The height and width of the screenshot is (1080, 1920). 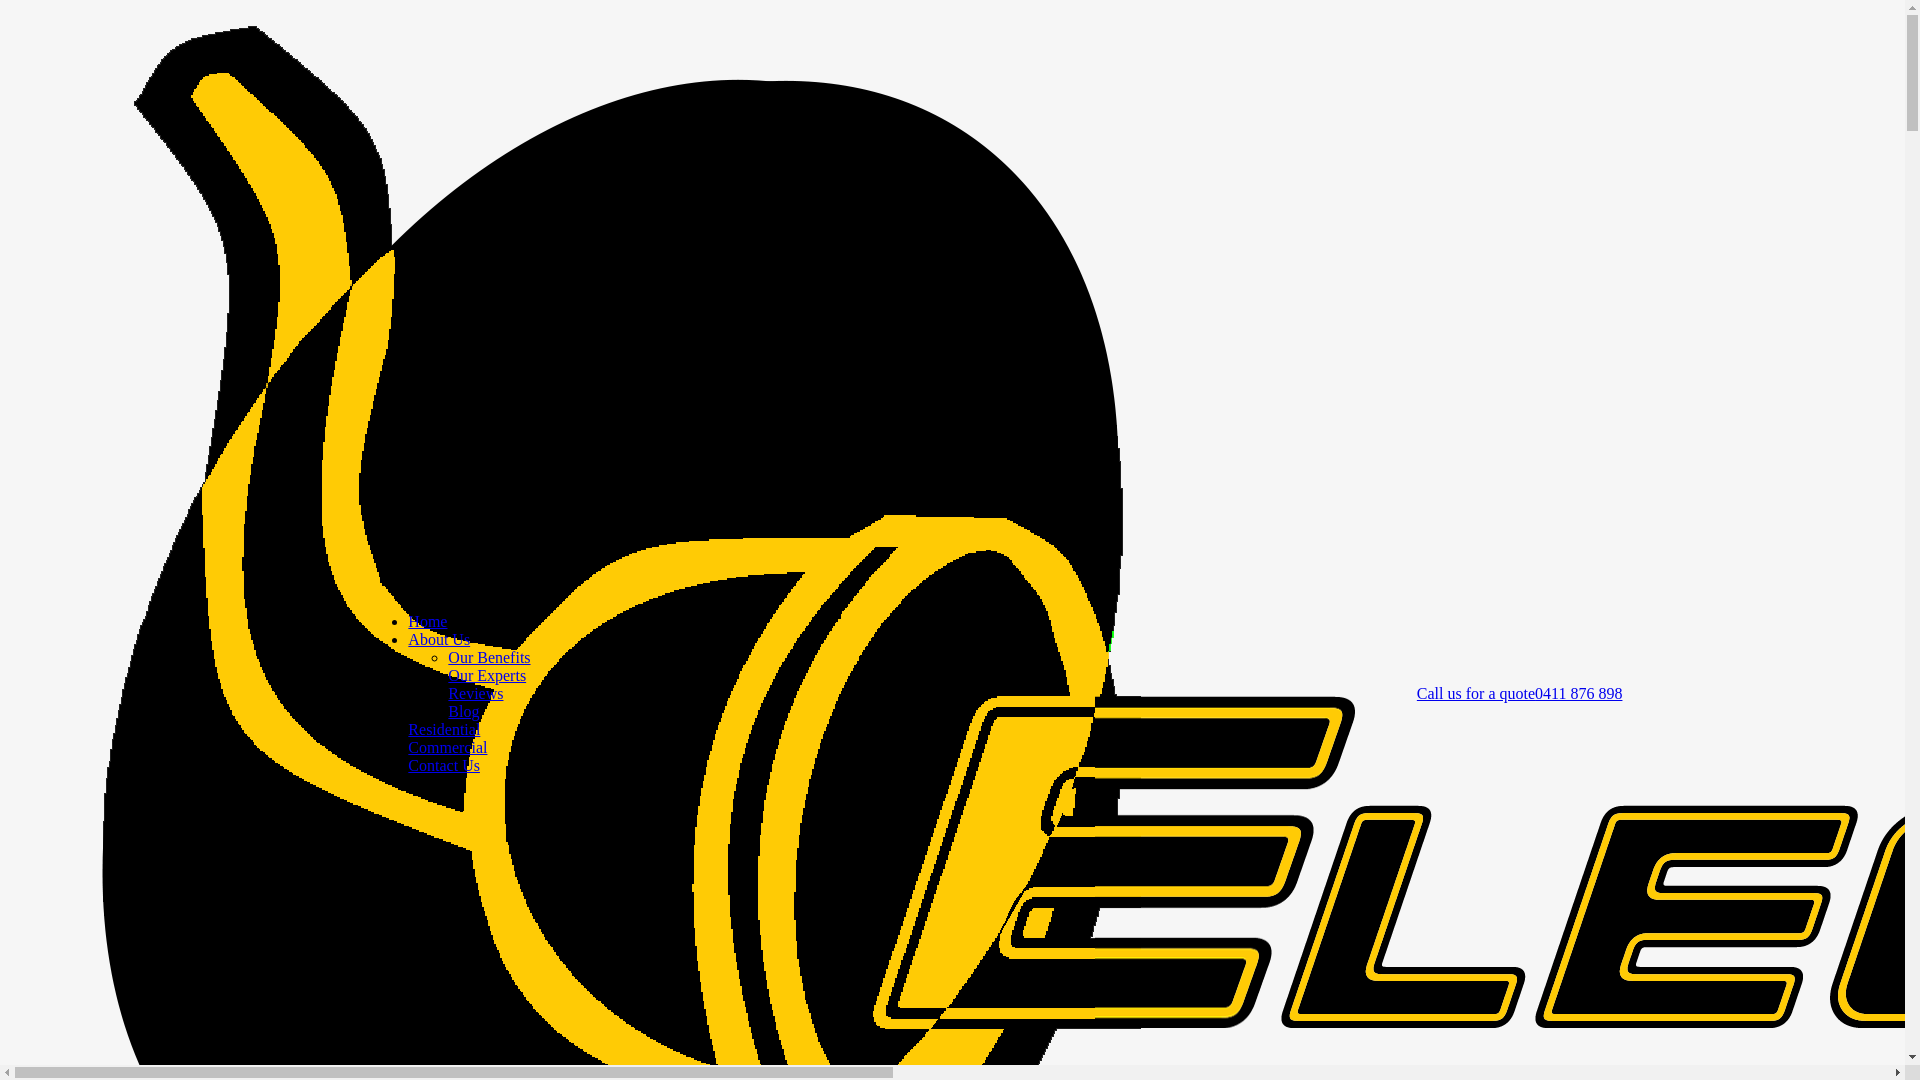 What do you see at coordinates (407, 765) in the screenshot?
I see `'Contact Us'` at bounding box center [407, 765].